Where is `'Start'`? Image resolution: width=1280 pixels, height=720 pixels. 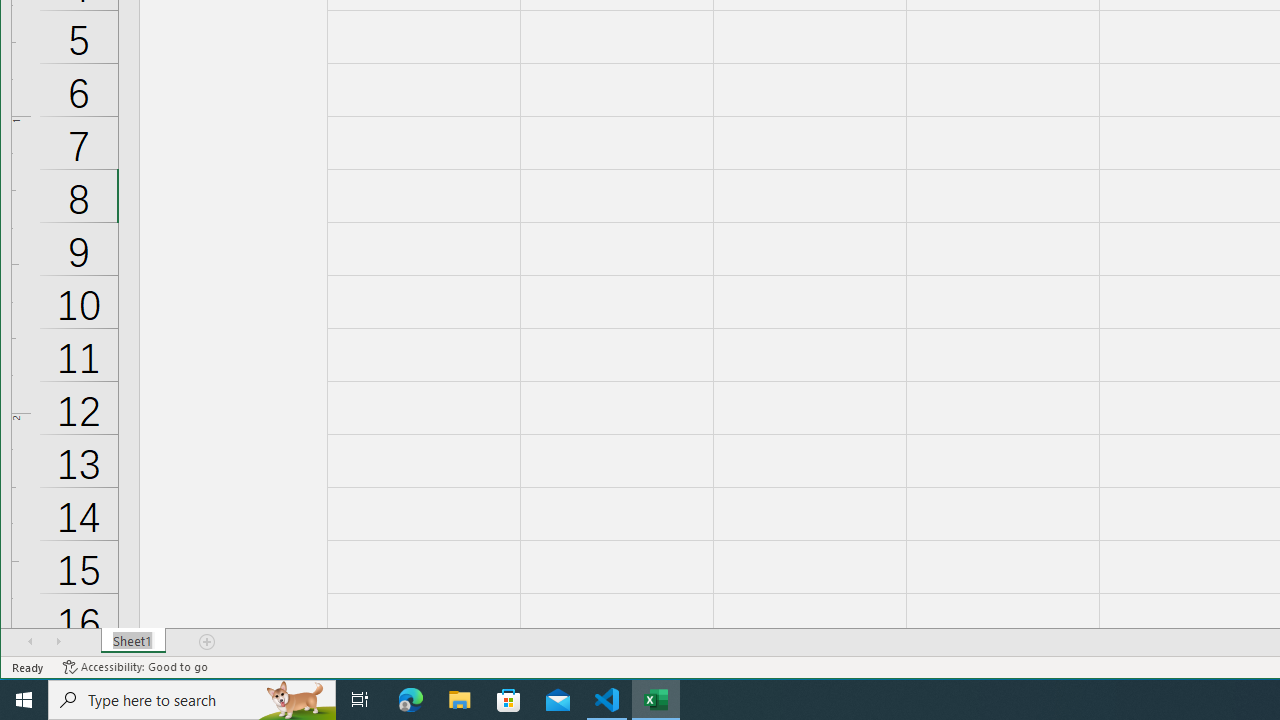 'Start' is located at coordinates (24, 698).